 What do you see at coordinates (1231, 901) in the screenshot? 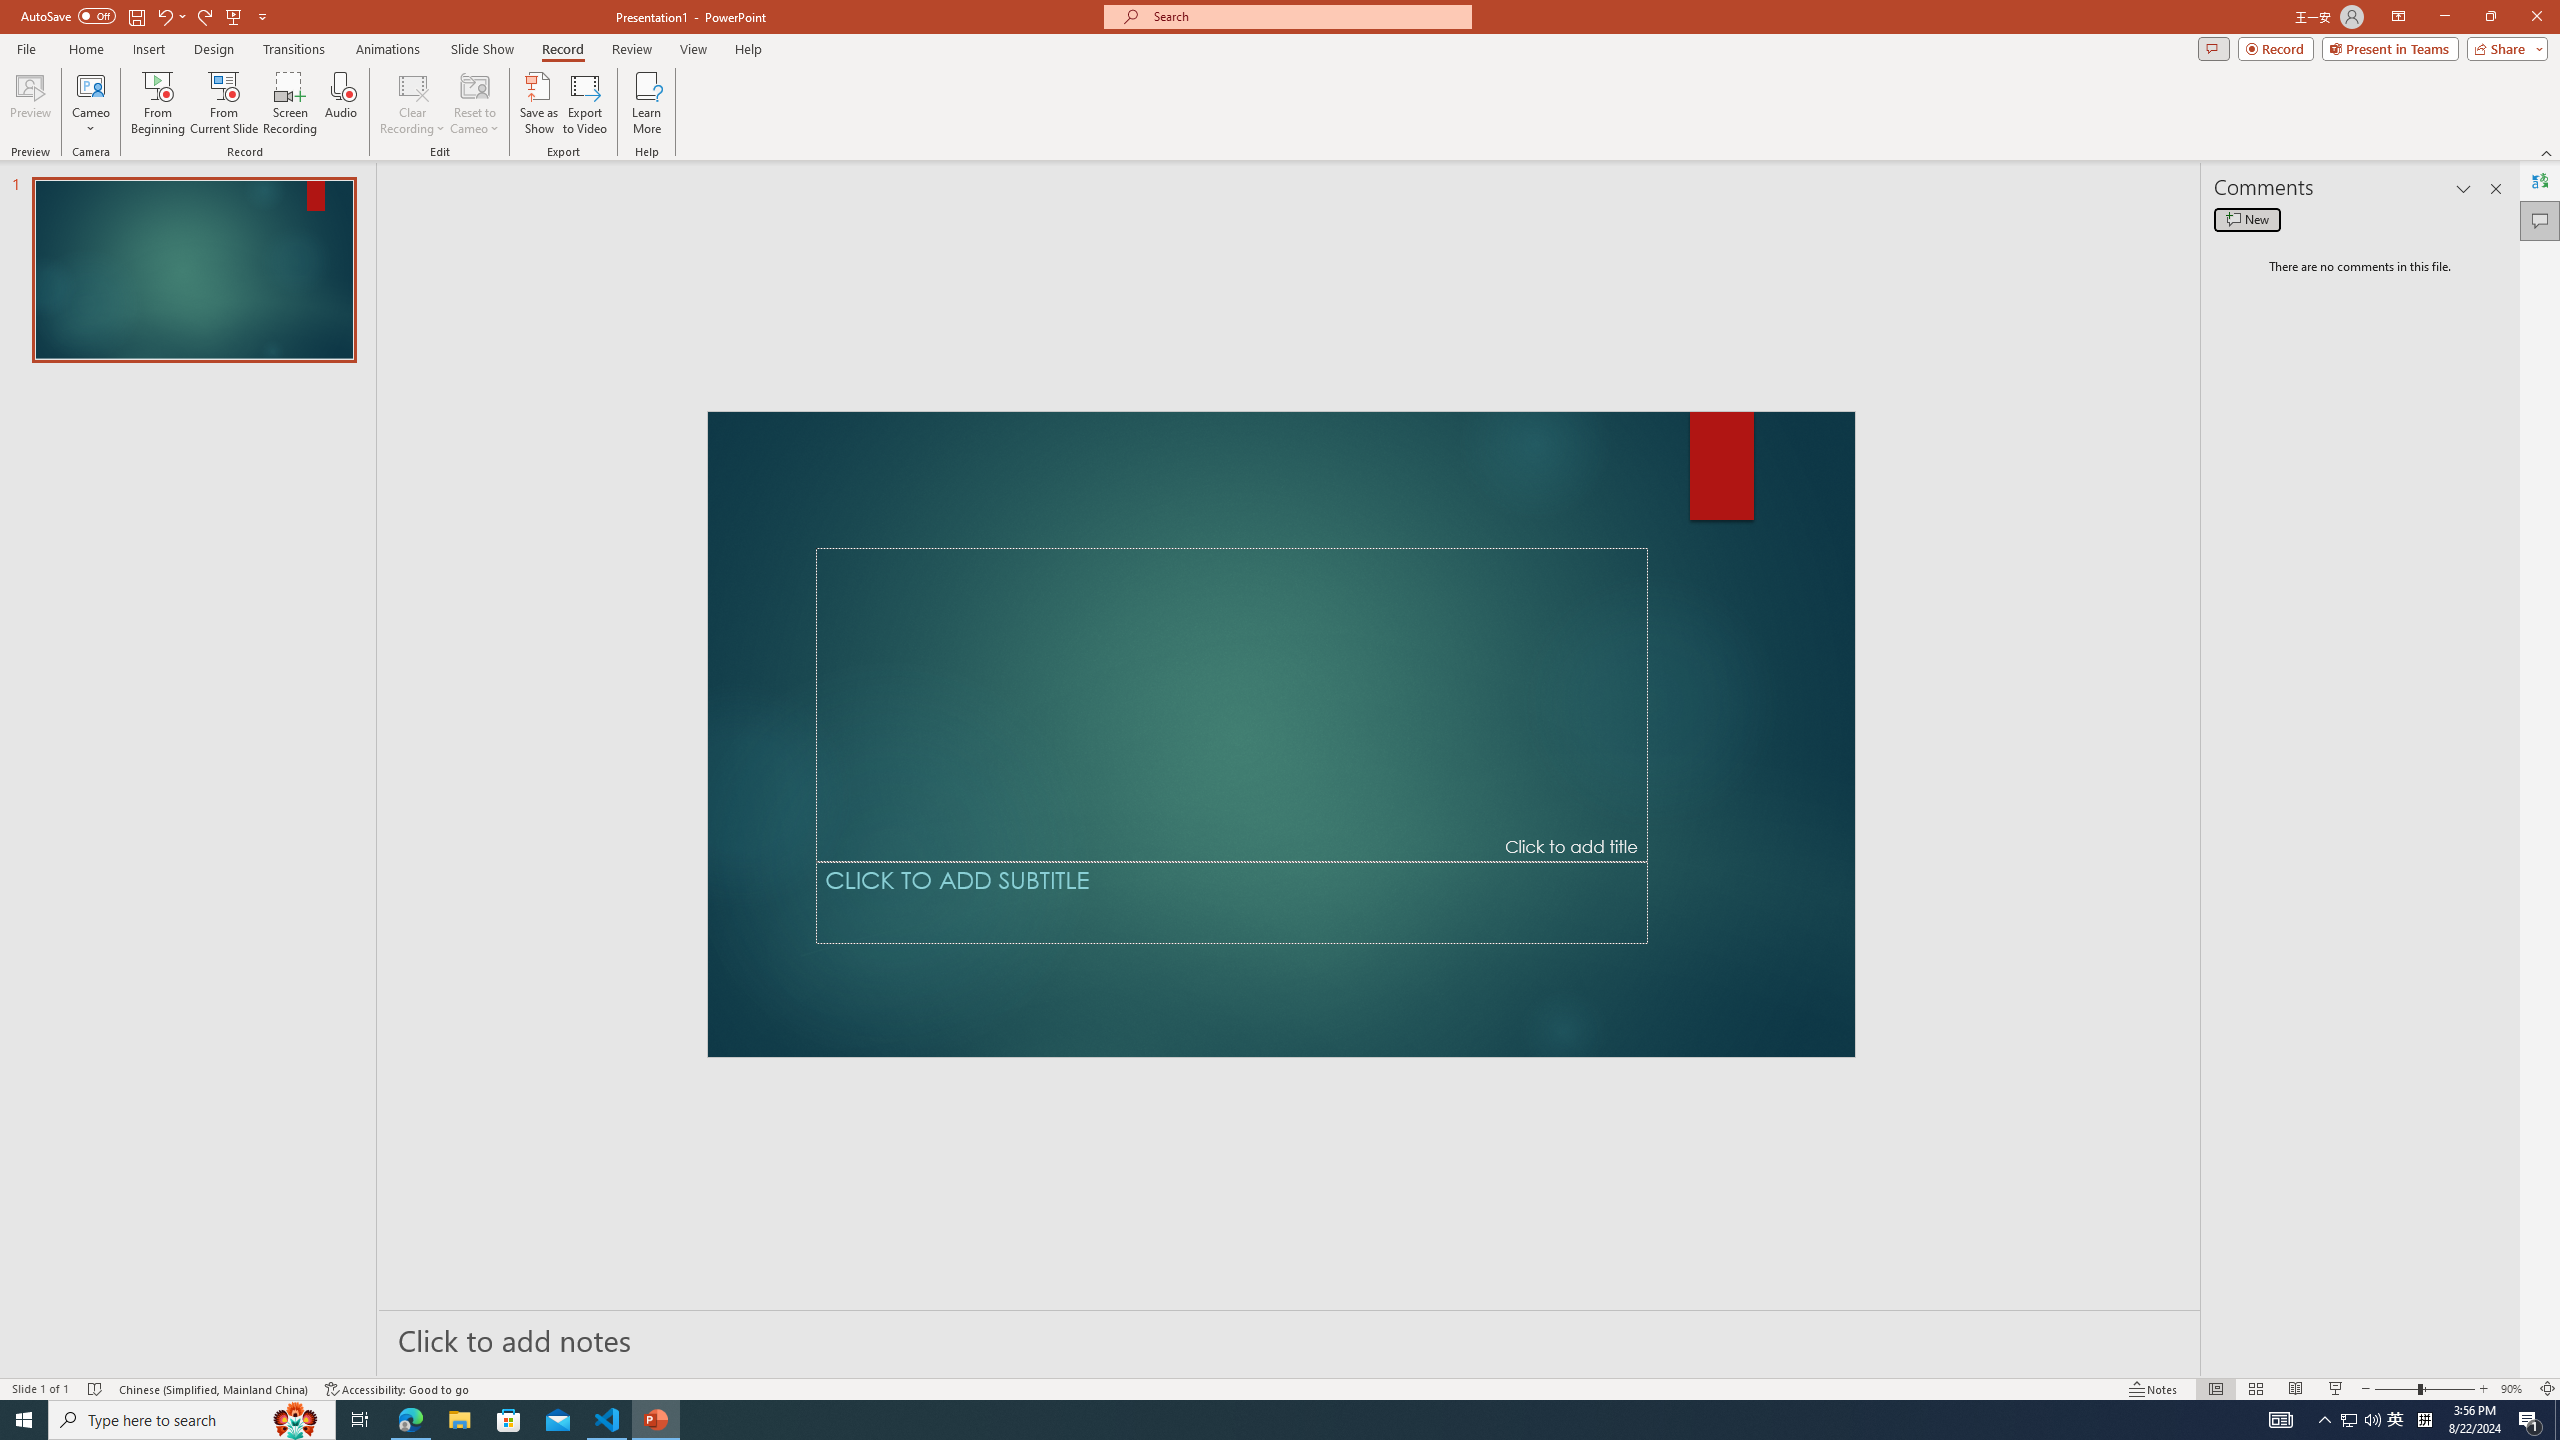
I see `'Subtitle TextBox'` at bounding box center [1231, 901].